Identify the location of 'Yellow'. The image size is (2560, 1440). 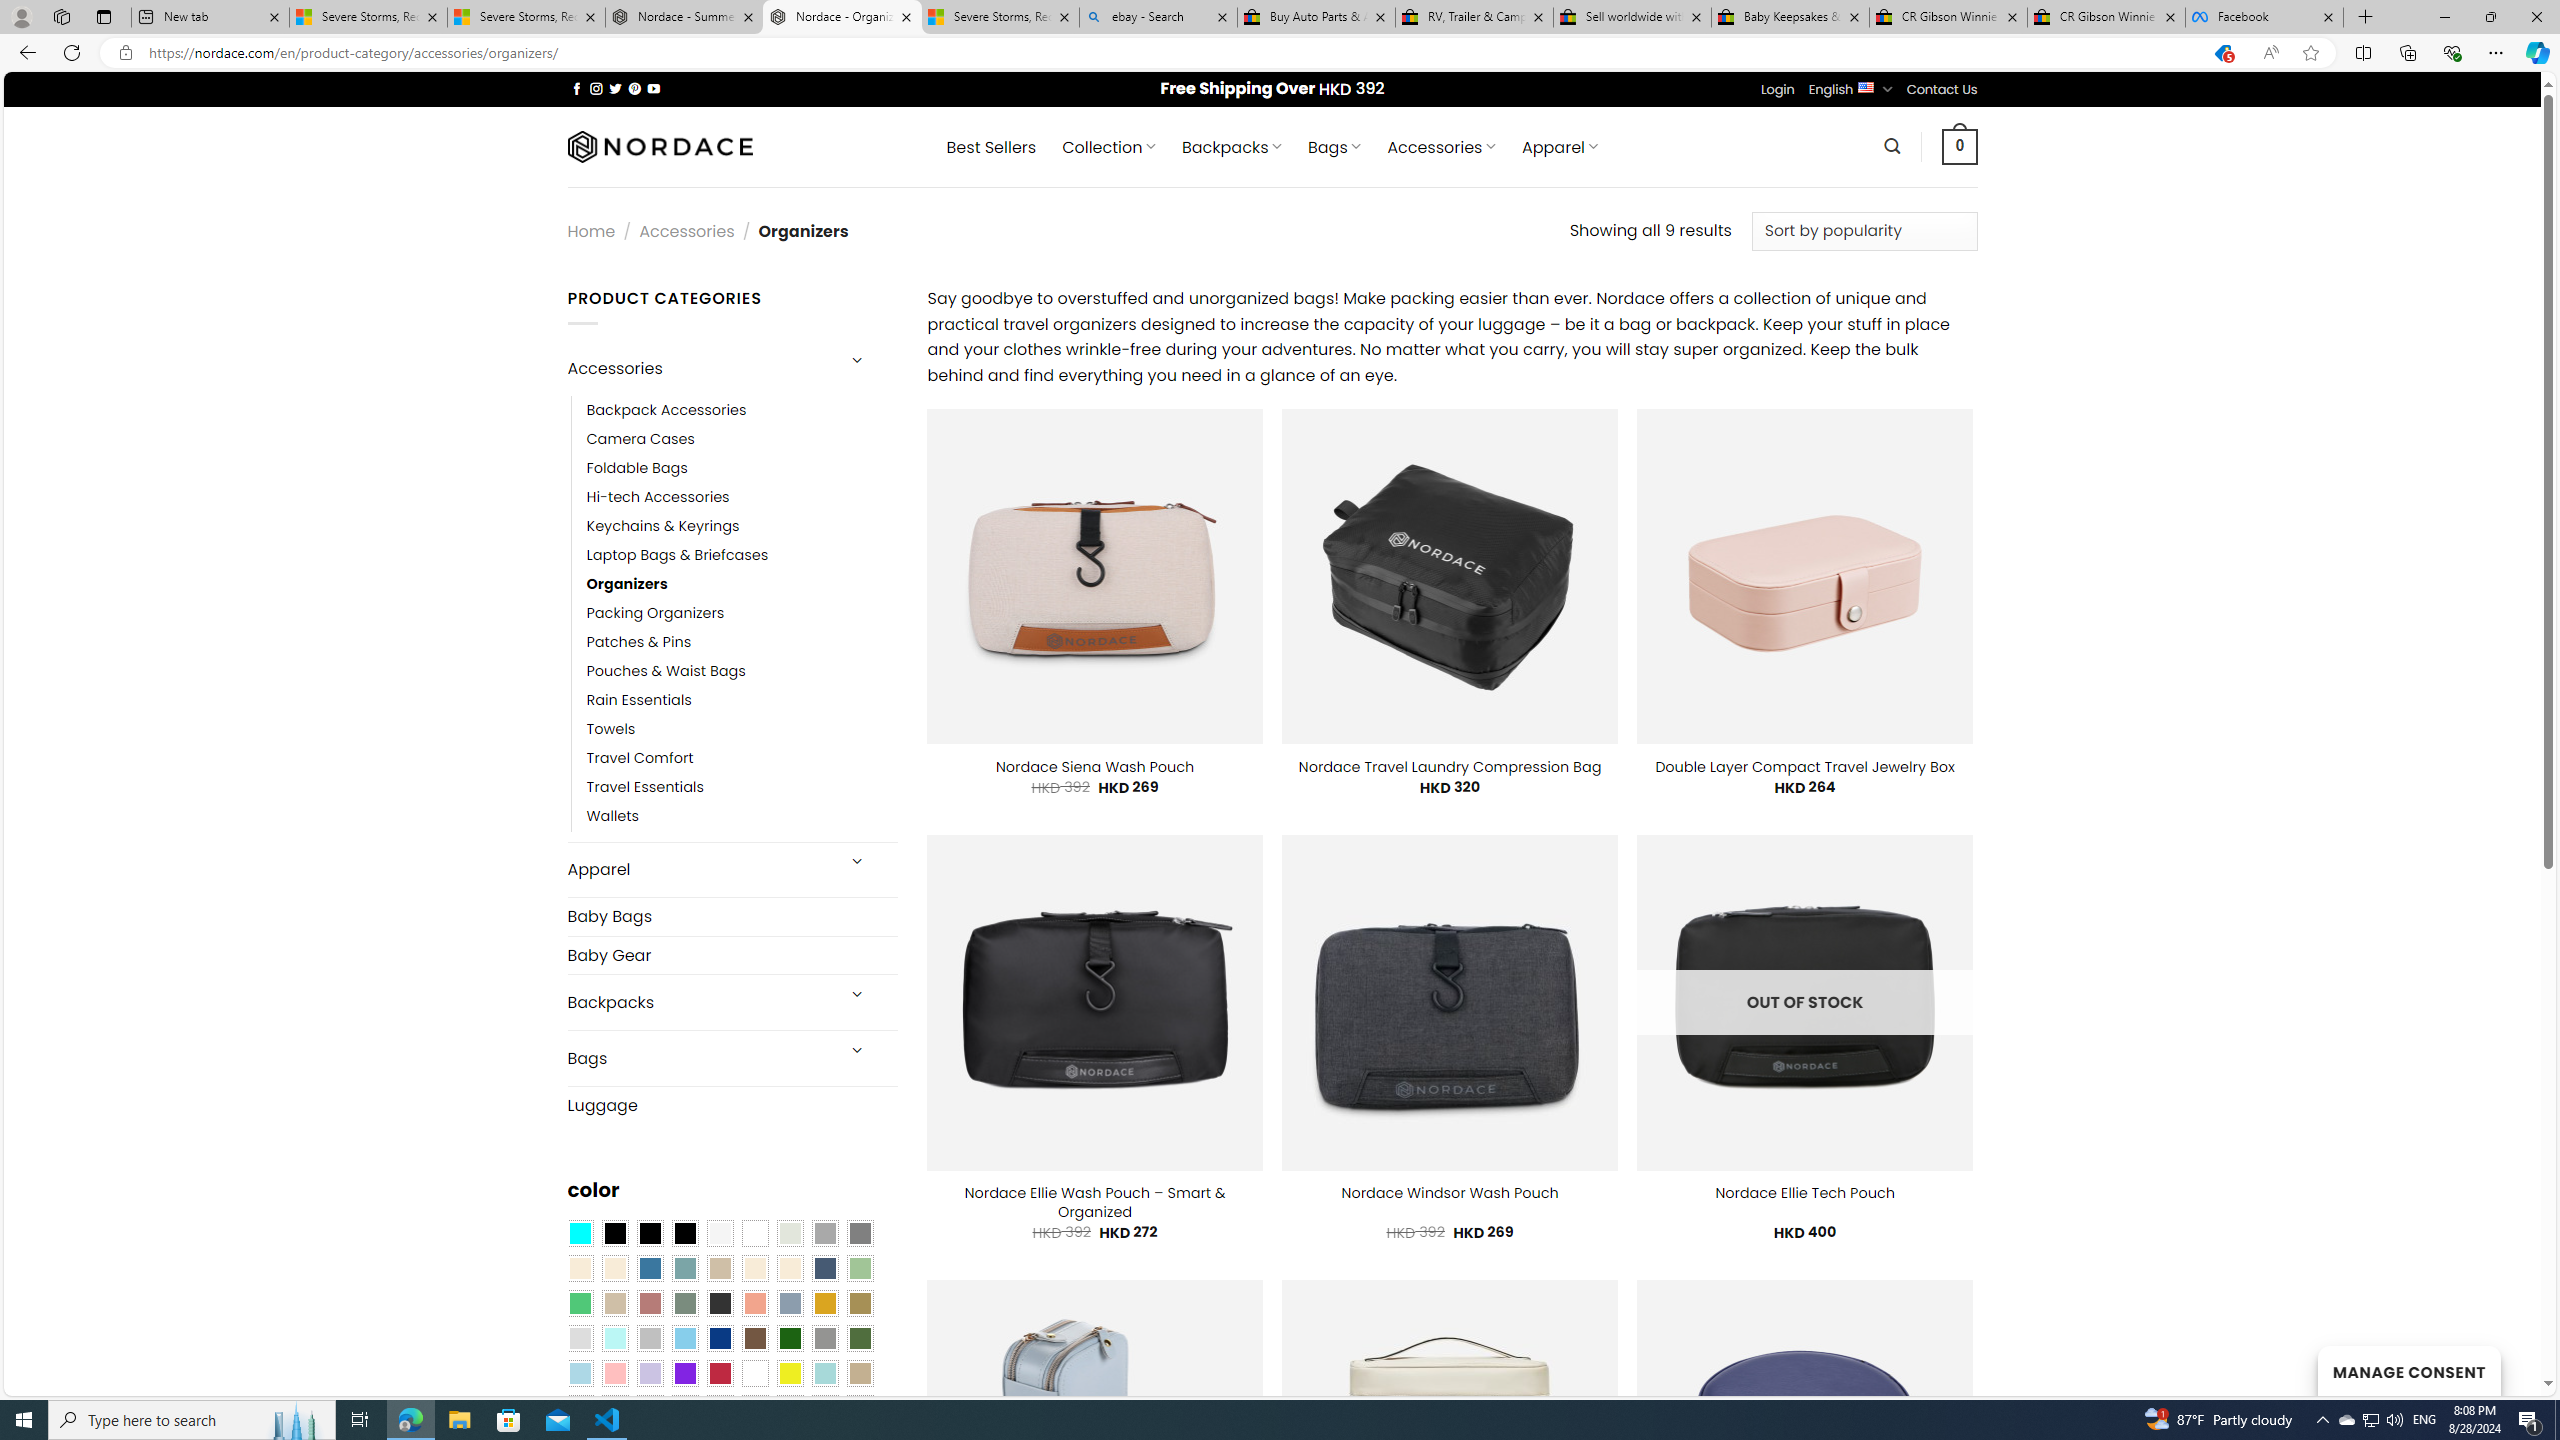
(790, 1372).